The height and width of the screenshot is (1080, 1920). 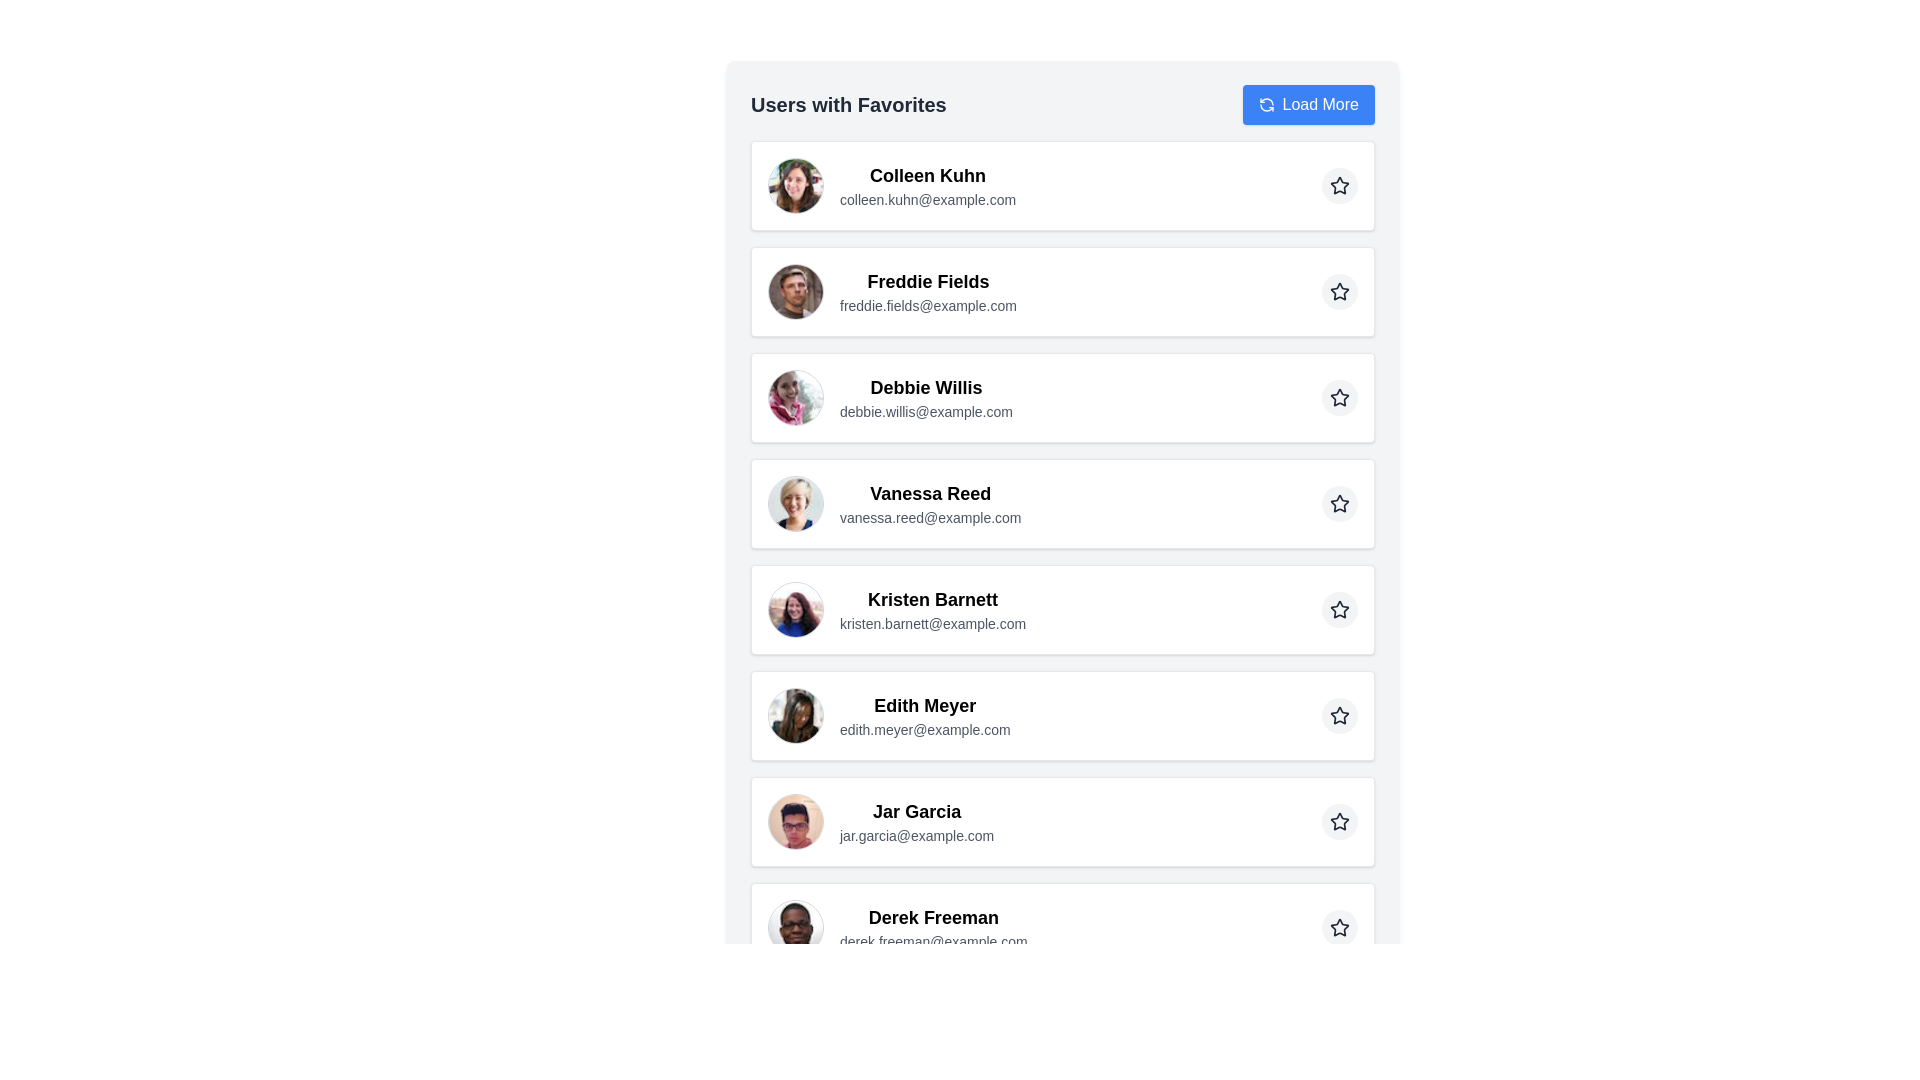 What do you see at coordinates (927, 292) in the screenshot?
I see `text content of the second entry in the 'Users with Favorites' section, which displays the name 'Freddie Fields' and the email 'freddie.fields@example.com'` at bounding box center [927, 292].